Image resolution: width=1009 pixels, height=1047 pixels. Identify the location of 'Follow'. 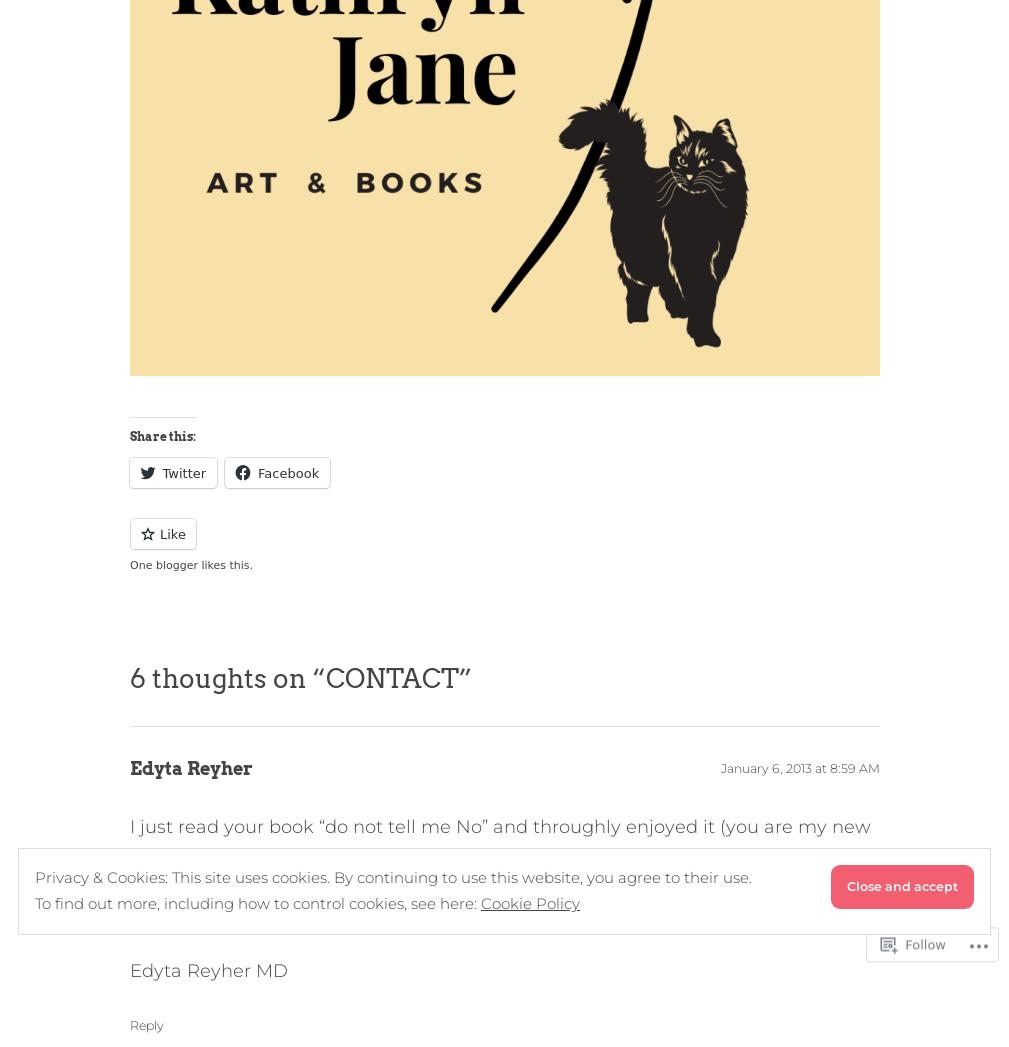
(904, 925).